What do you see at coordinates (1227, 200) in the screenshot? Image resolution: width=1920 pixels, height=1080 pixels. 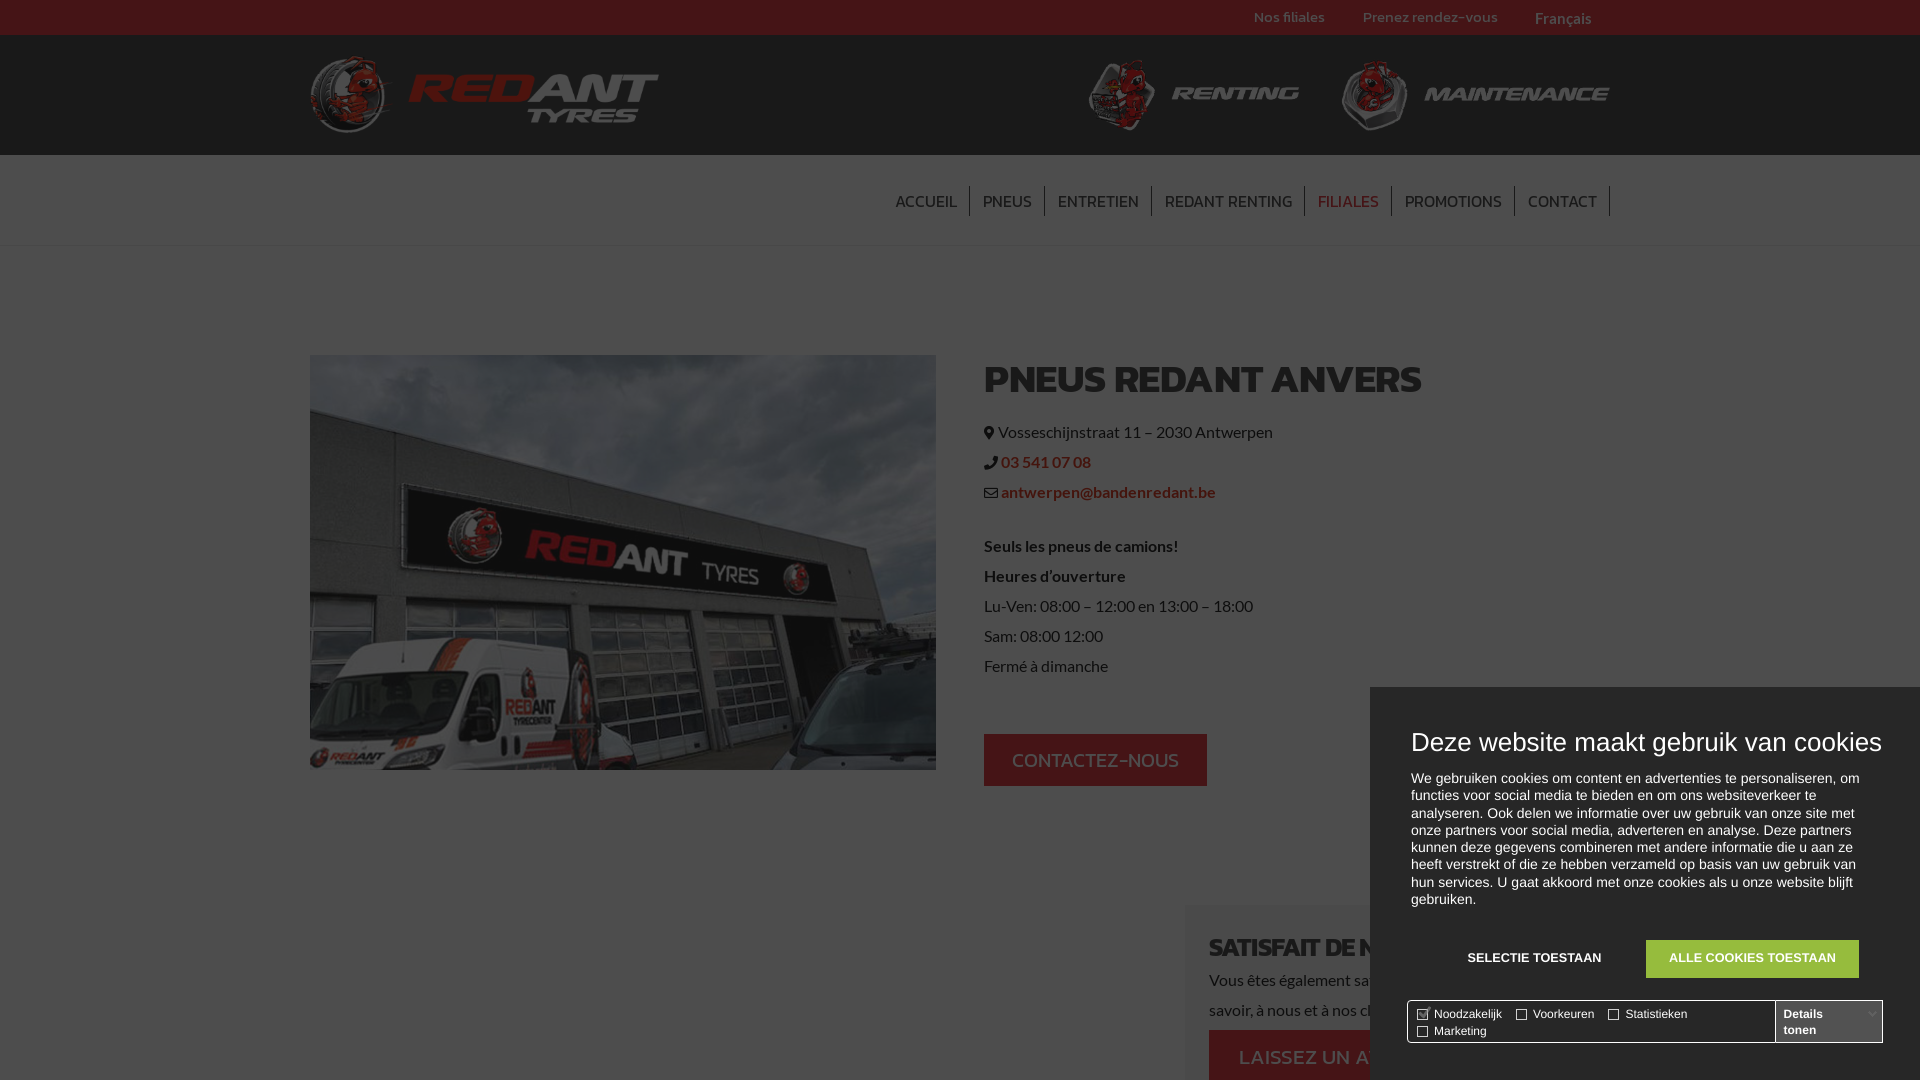 I see `'REDANT RENTING'` at bounding box center [1227, 200].